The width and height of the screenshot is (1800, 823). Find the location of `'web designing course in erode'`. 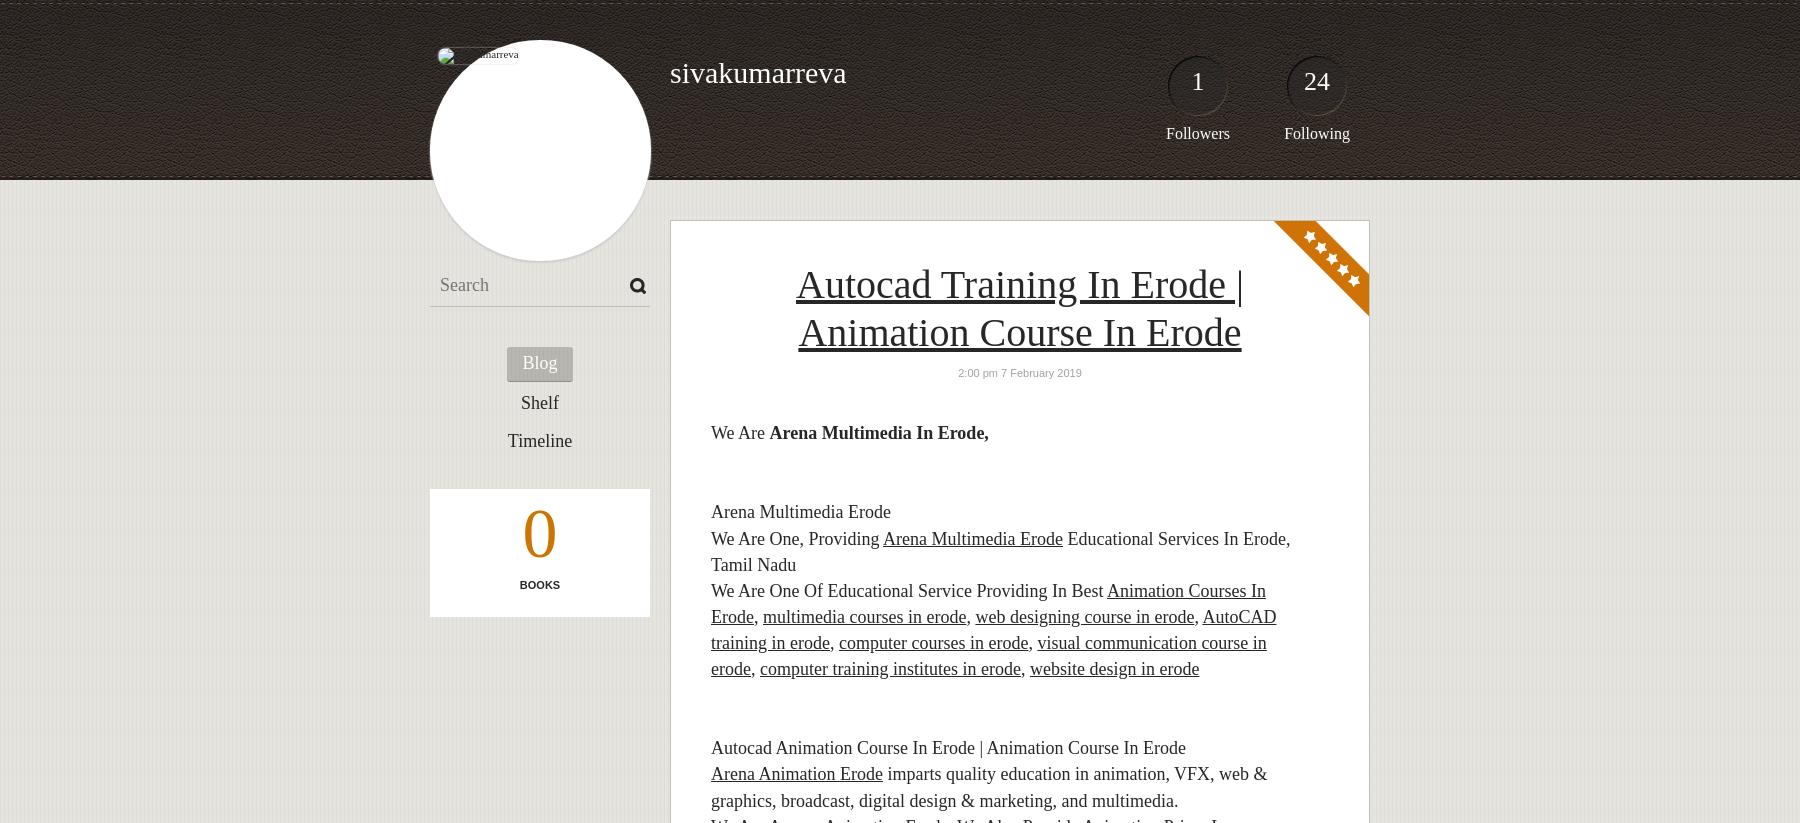

'web designing course in erode' is located at coordinates (974, 615).